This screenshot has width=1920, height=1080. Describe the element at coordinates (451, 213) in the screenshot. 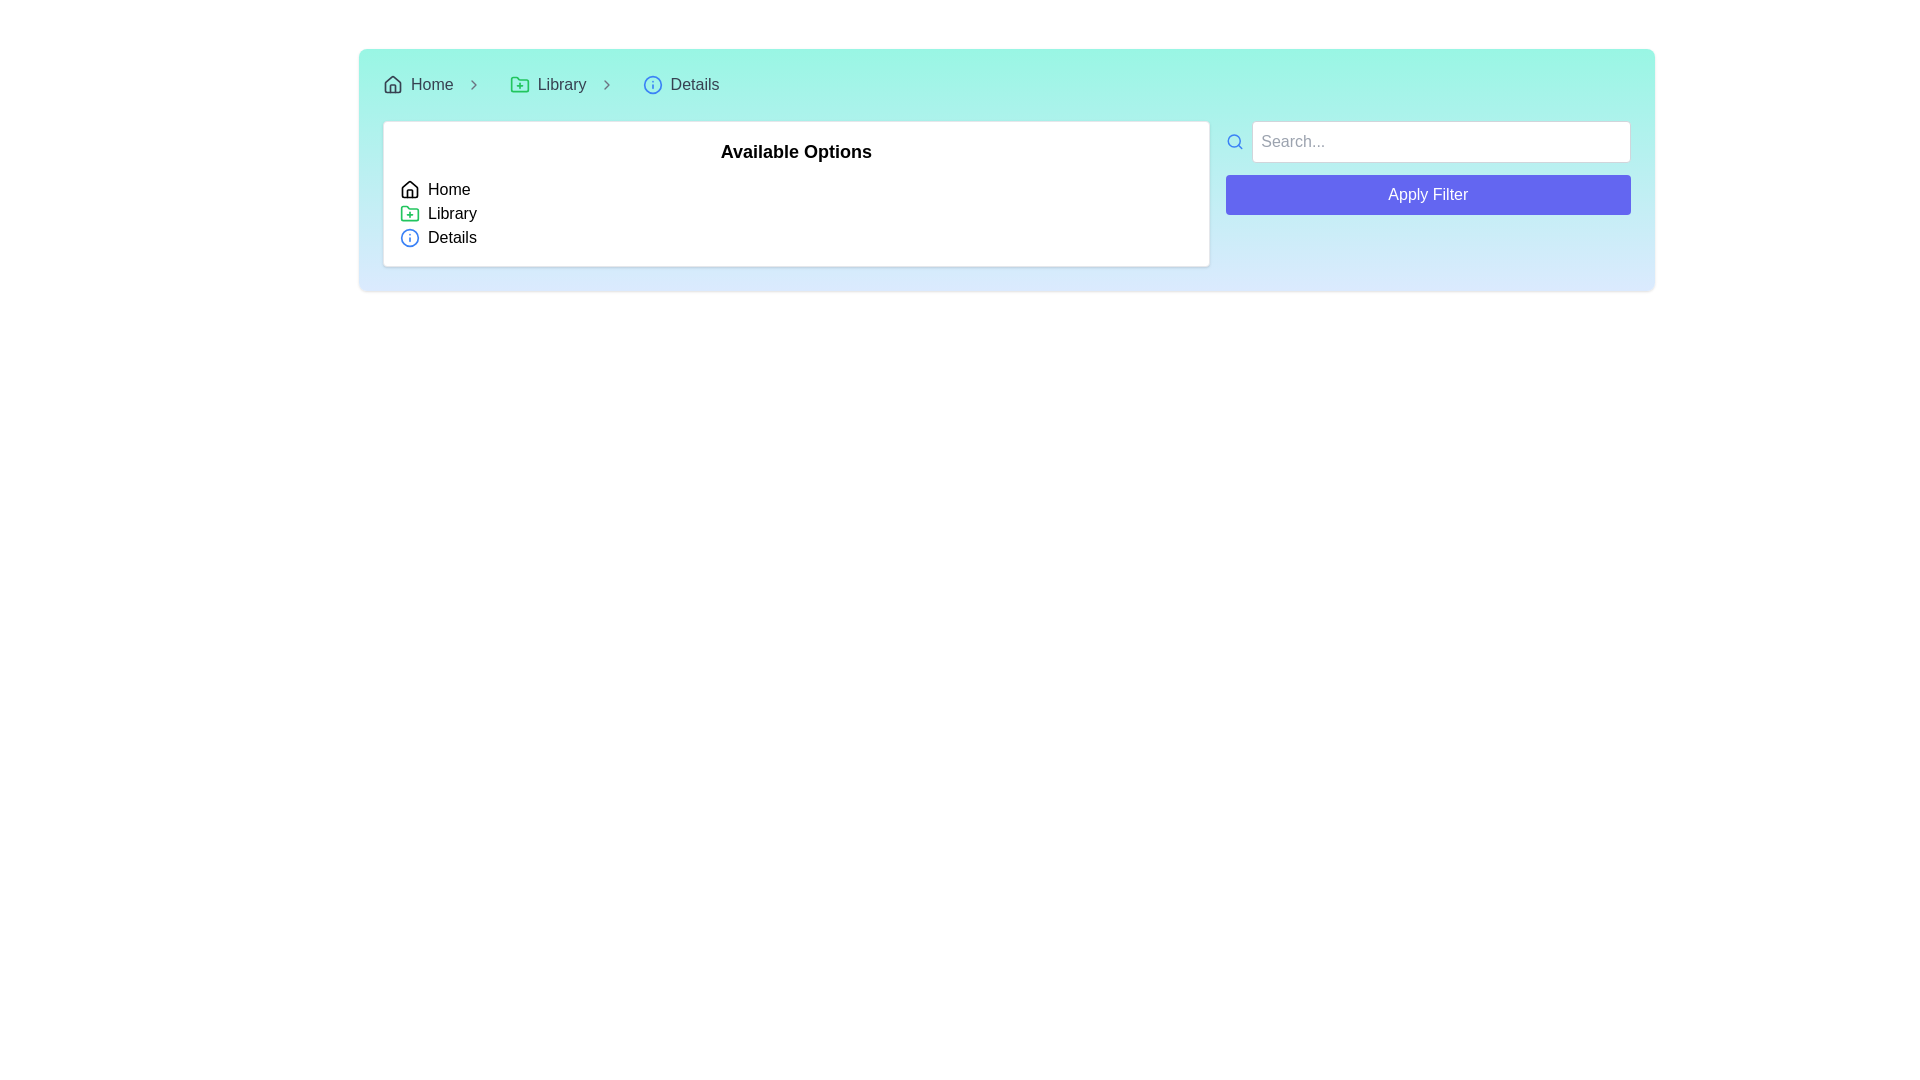

I see `the text label displaying 'Library' in bold black font, positioned to the right of a folder icon within a vertical list of options` at that location.